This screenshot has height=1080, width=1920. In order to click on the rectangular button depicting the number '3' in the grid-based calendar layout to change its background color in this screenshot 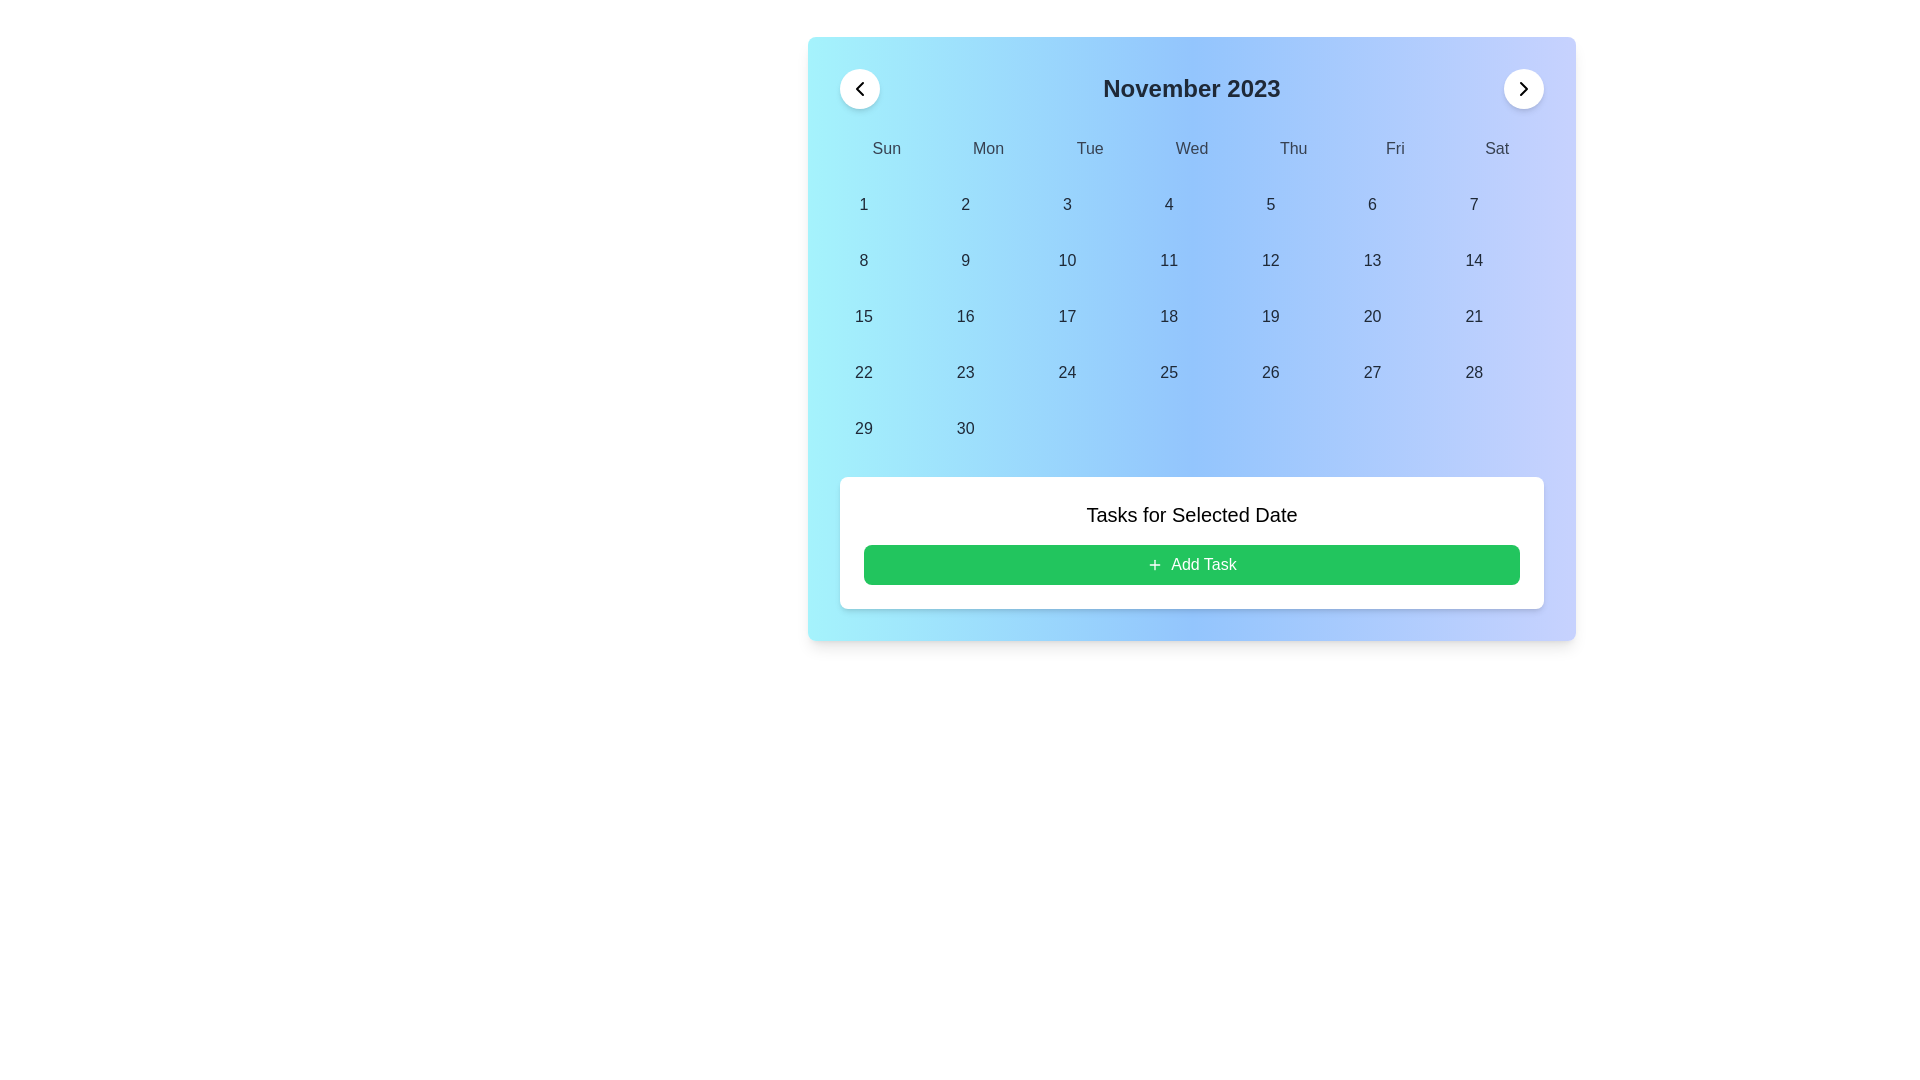, I will do `click(1066, 204)`.